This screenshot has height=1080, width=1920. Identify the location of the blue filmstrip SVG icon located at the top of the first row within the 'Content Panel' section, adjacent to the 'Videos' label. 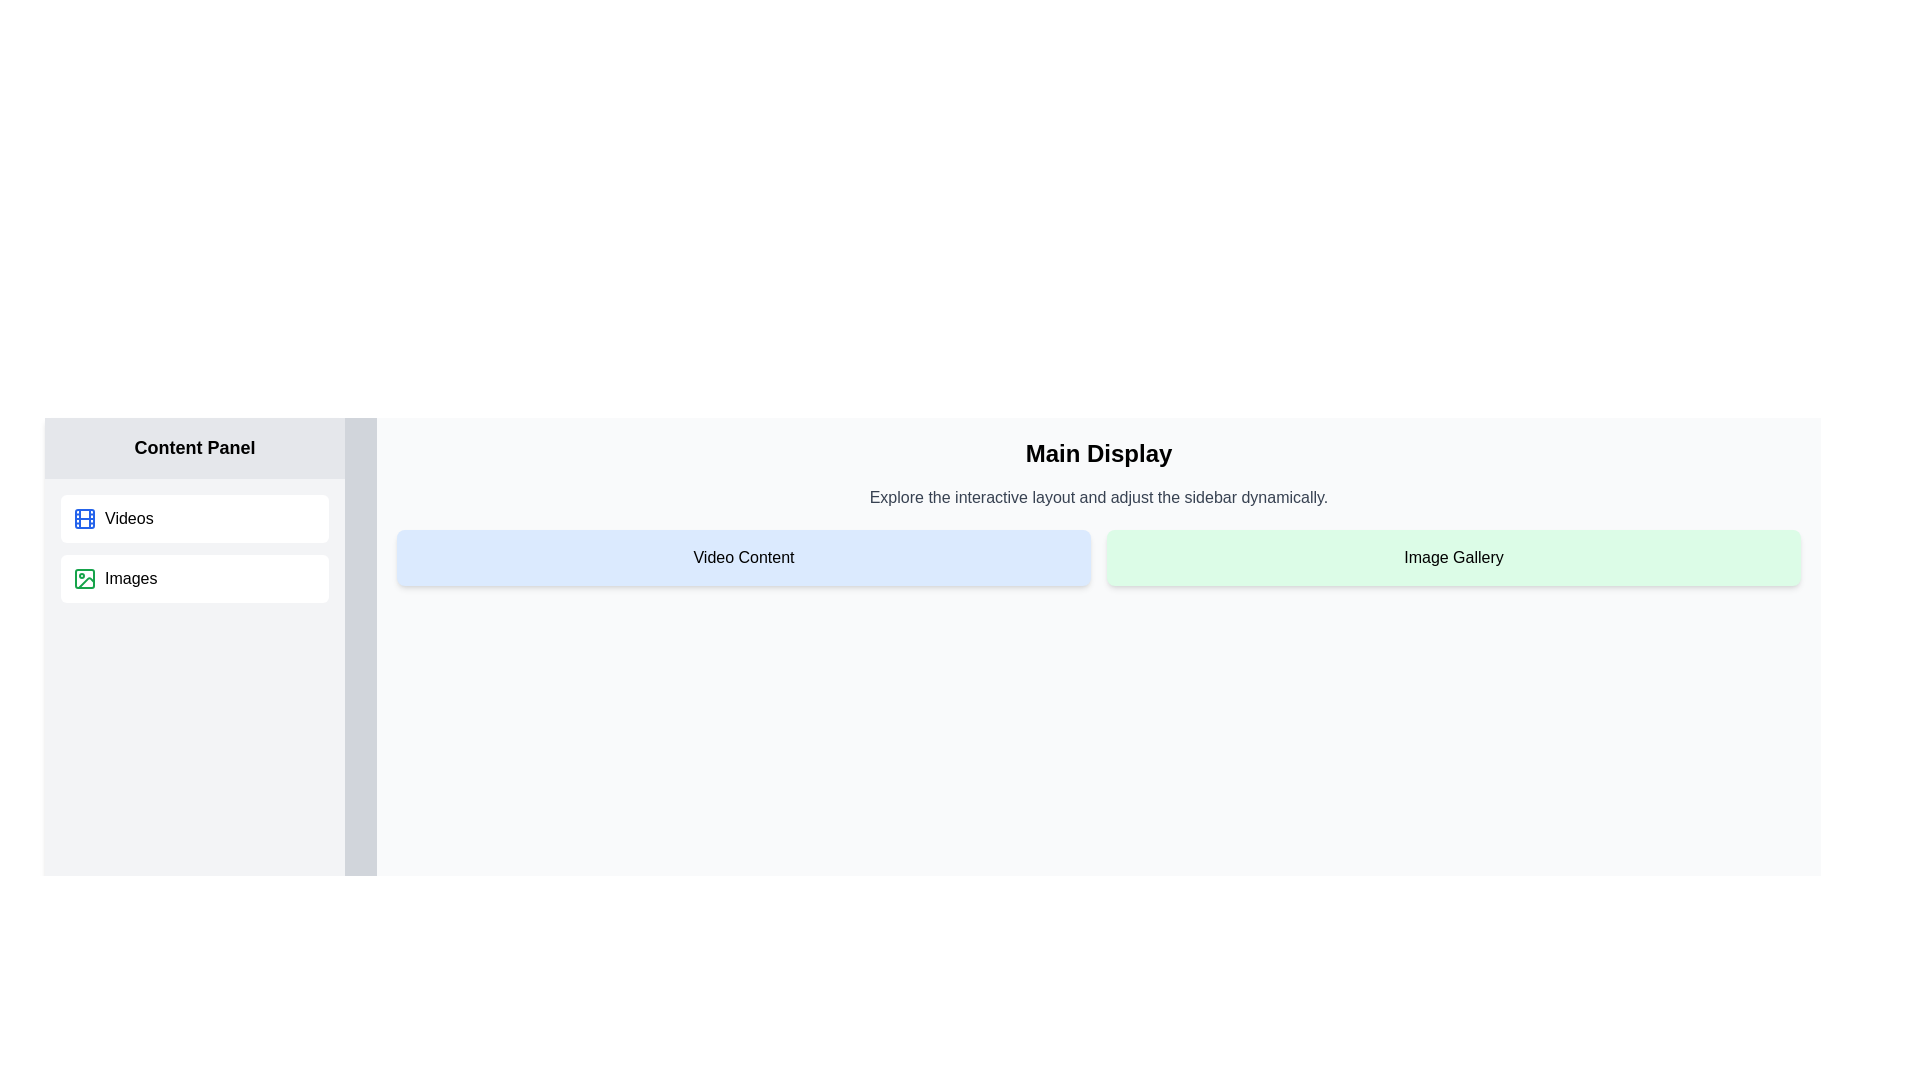
(84, 518).